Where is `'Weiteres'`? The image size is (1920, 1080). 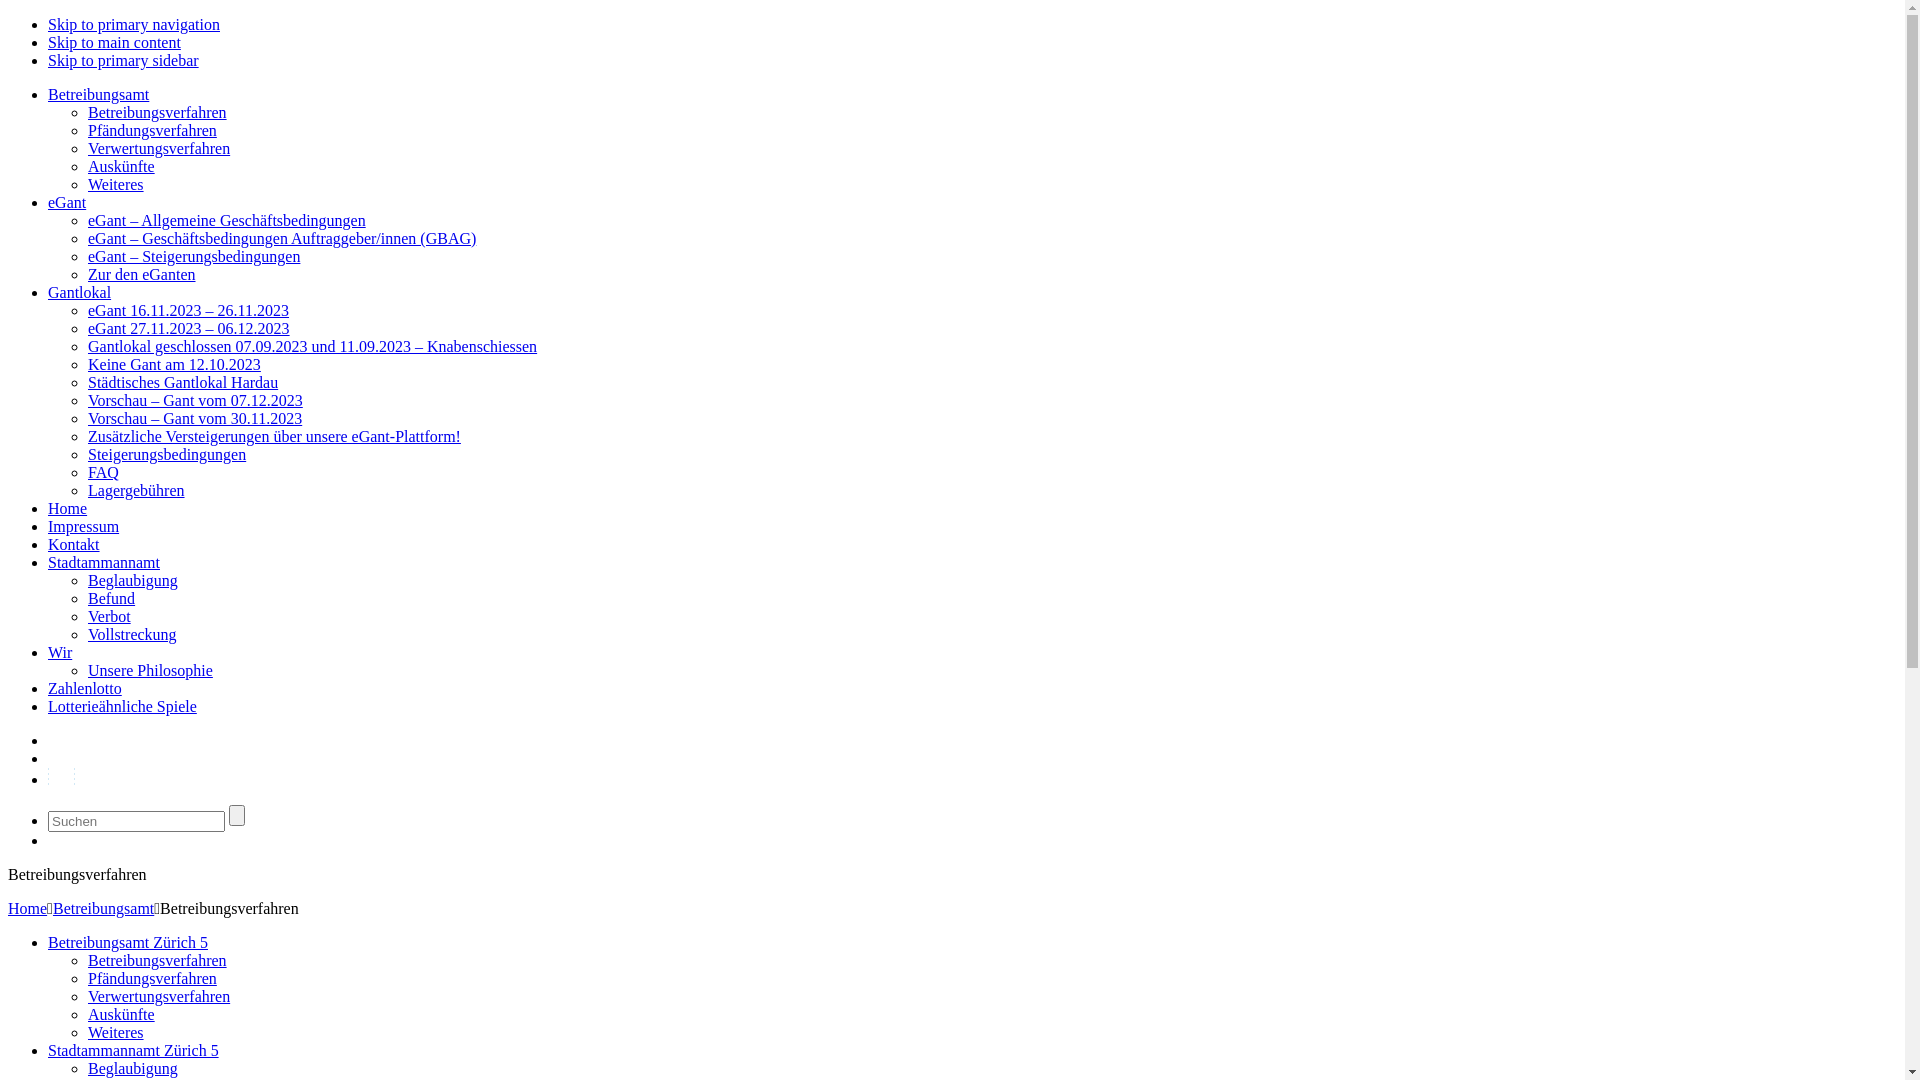 'Weiteres' is located at coordinates (114, 184).